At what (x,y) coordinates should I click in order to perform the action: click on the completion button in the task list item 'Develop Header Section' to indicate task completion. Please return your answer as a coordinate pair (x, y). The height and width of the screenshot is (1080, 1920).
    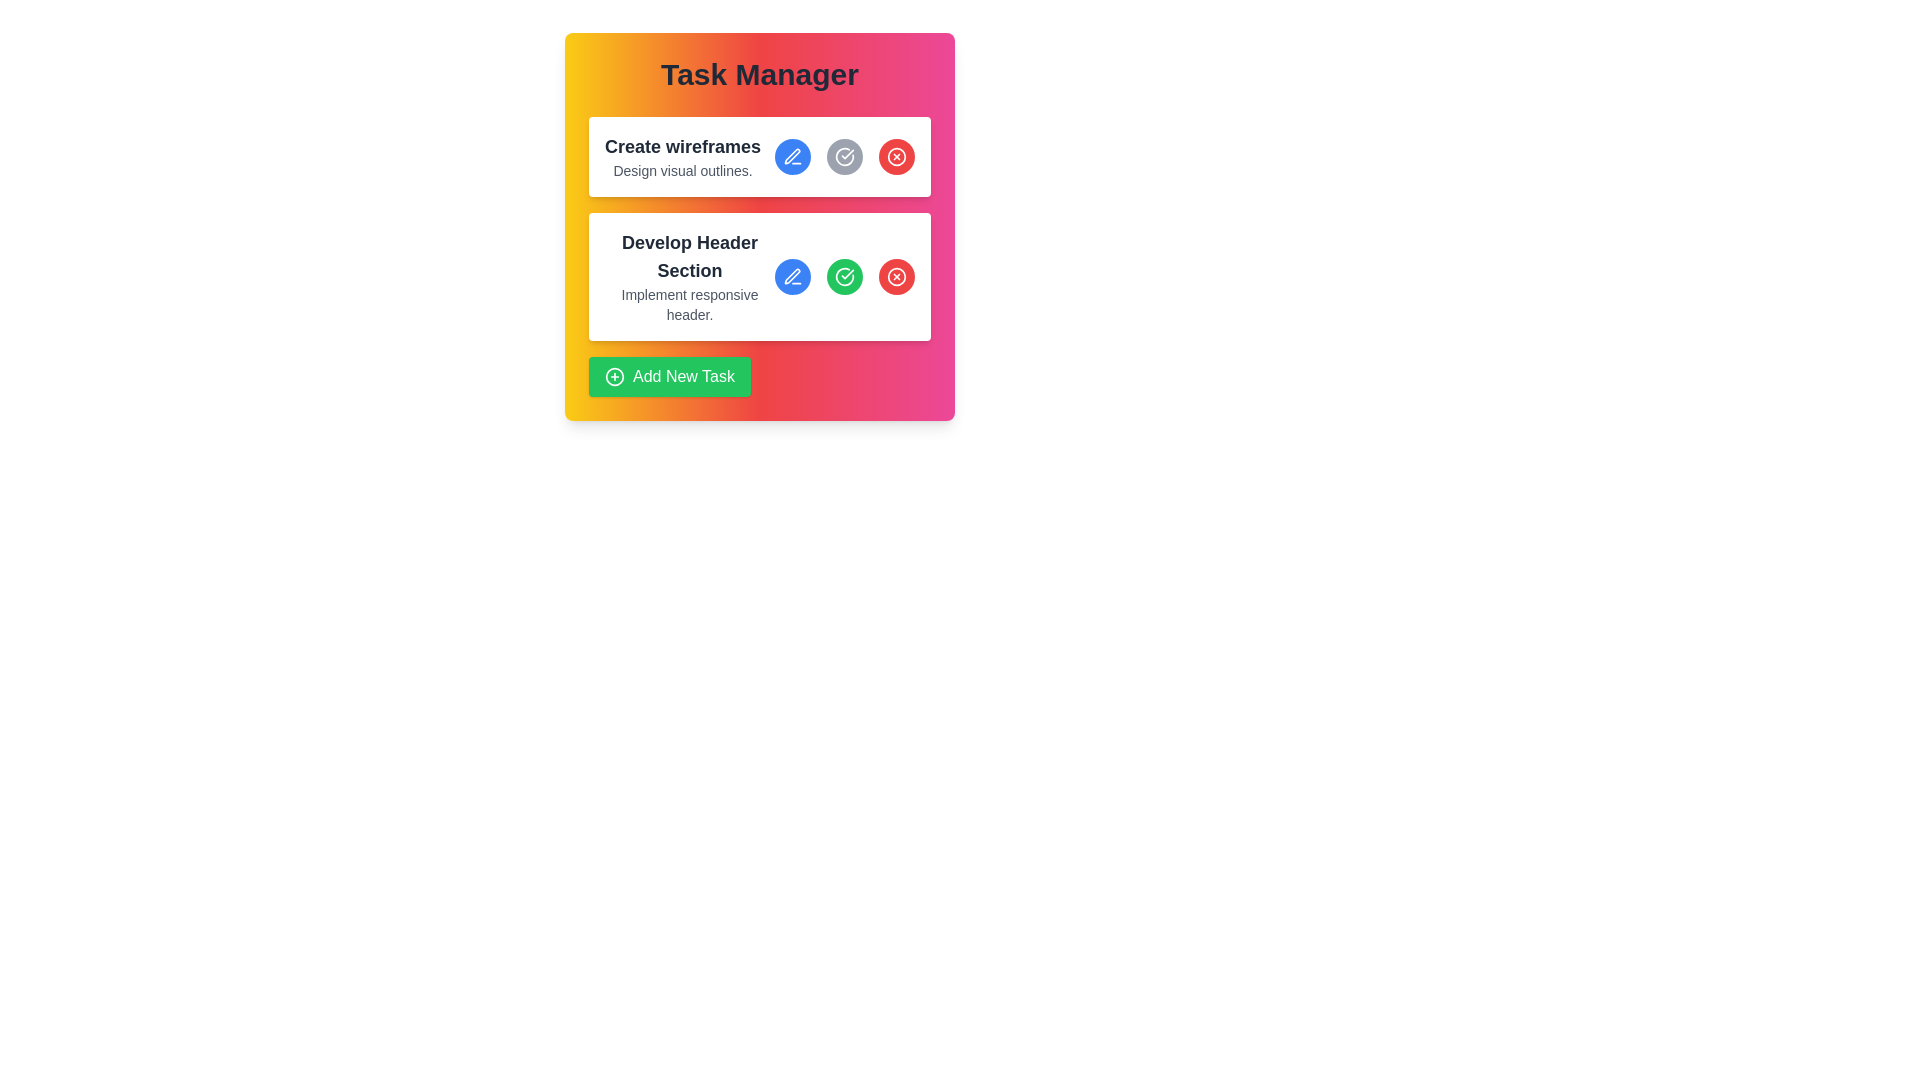
    Looking at the image, I should click on (844, 156).